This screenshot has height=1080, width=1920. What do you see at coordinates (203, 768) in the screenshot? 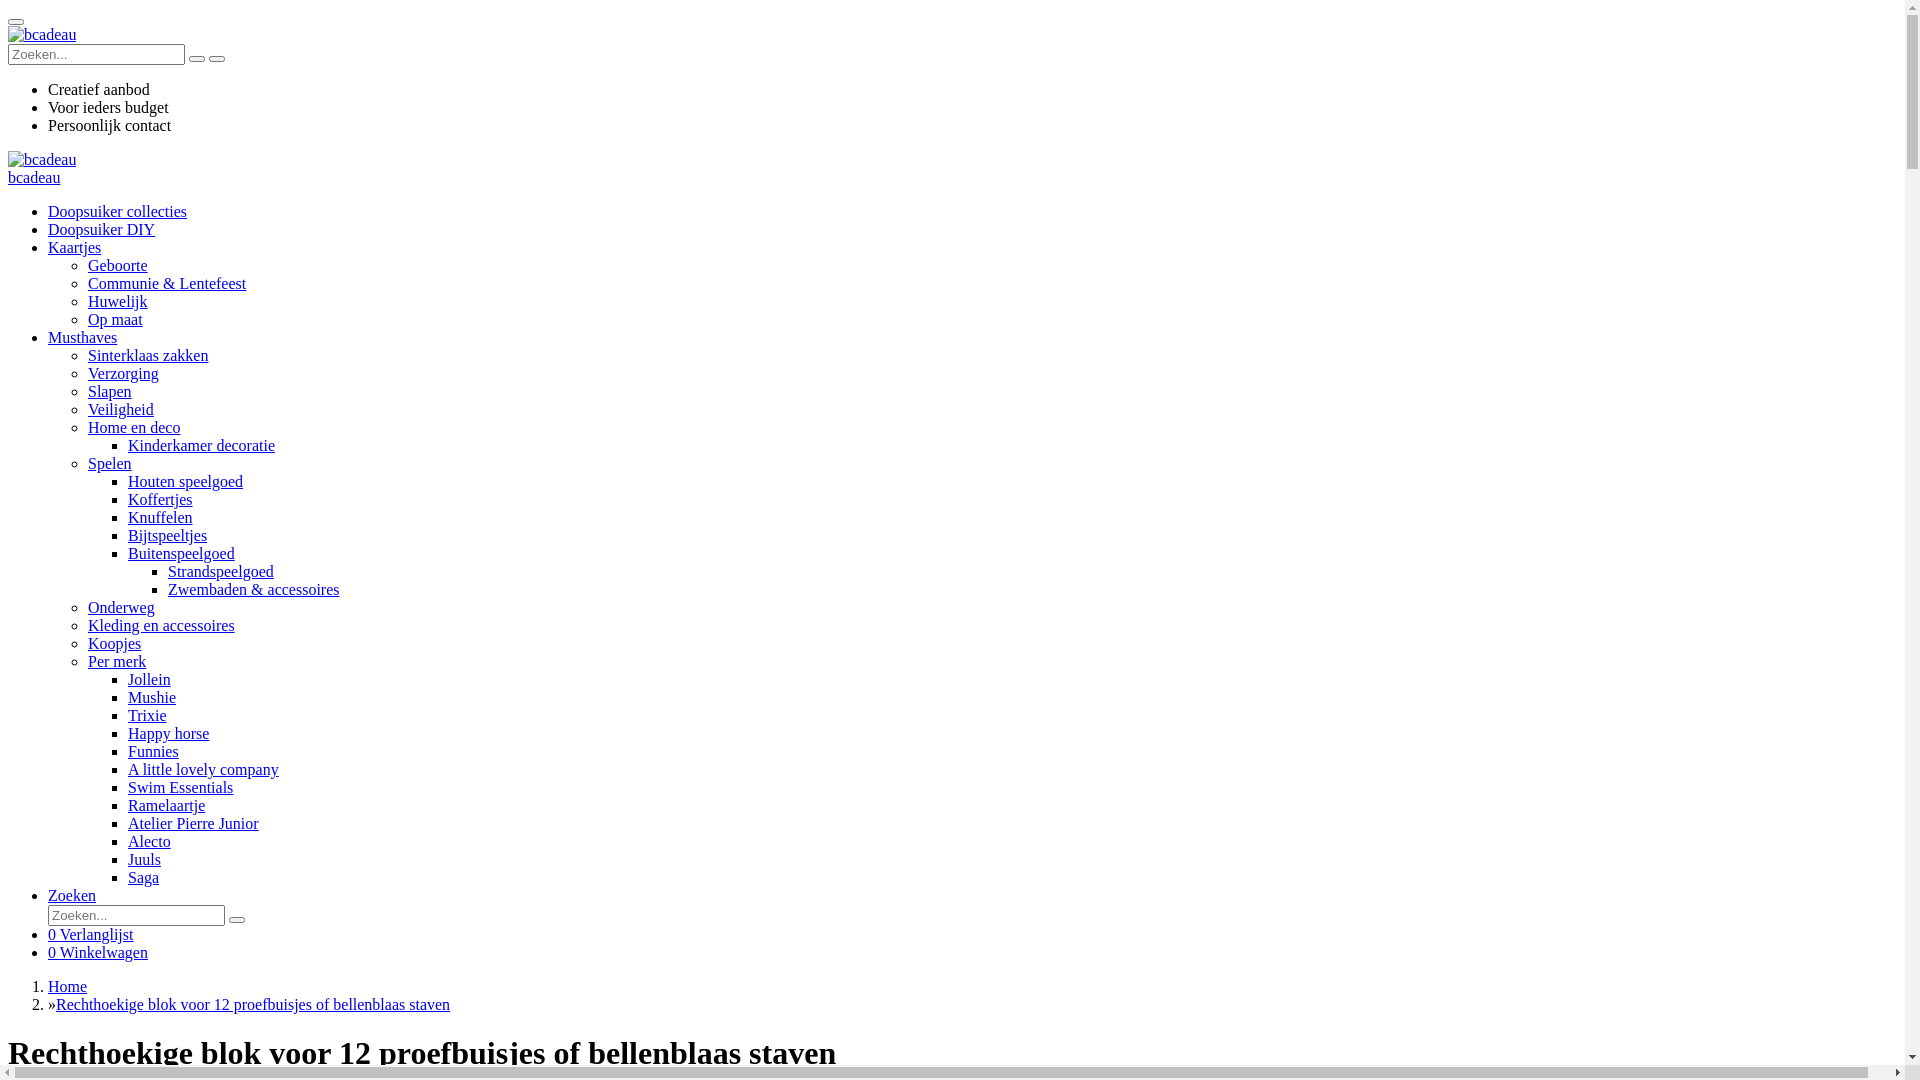
I see `'A little lovely company'` at bounding box center [203, 768].